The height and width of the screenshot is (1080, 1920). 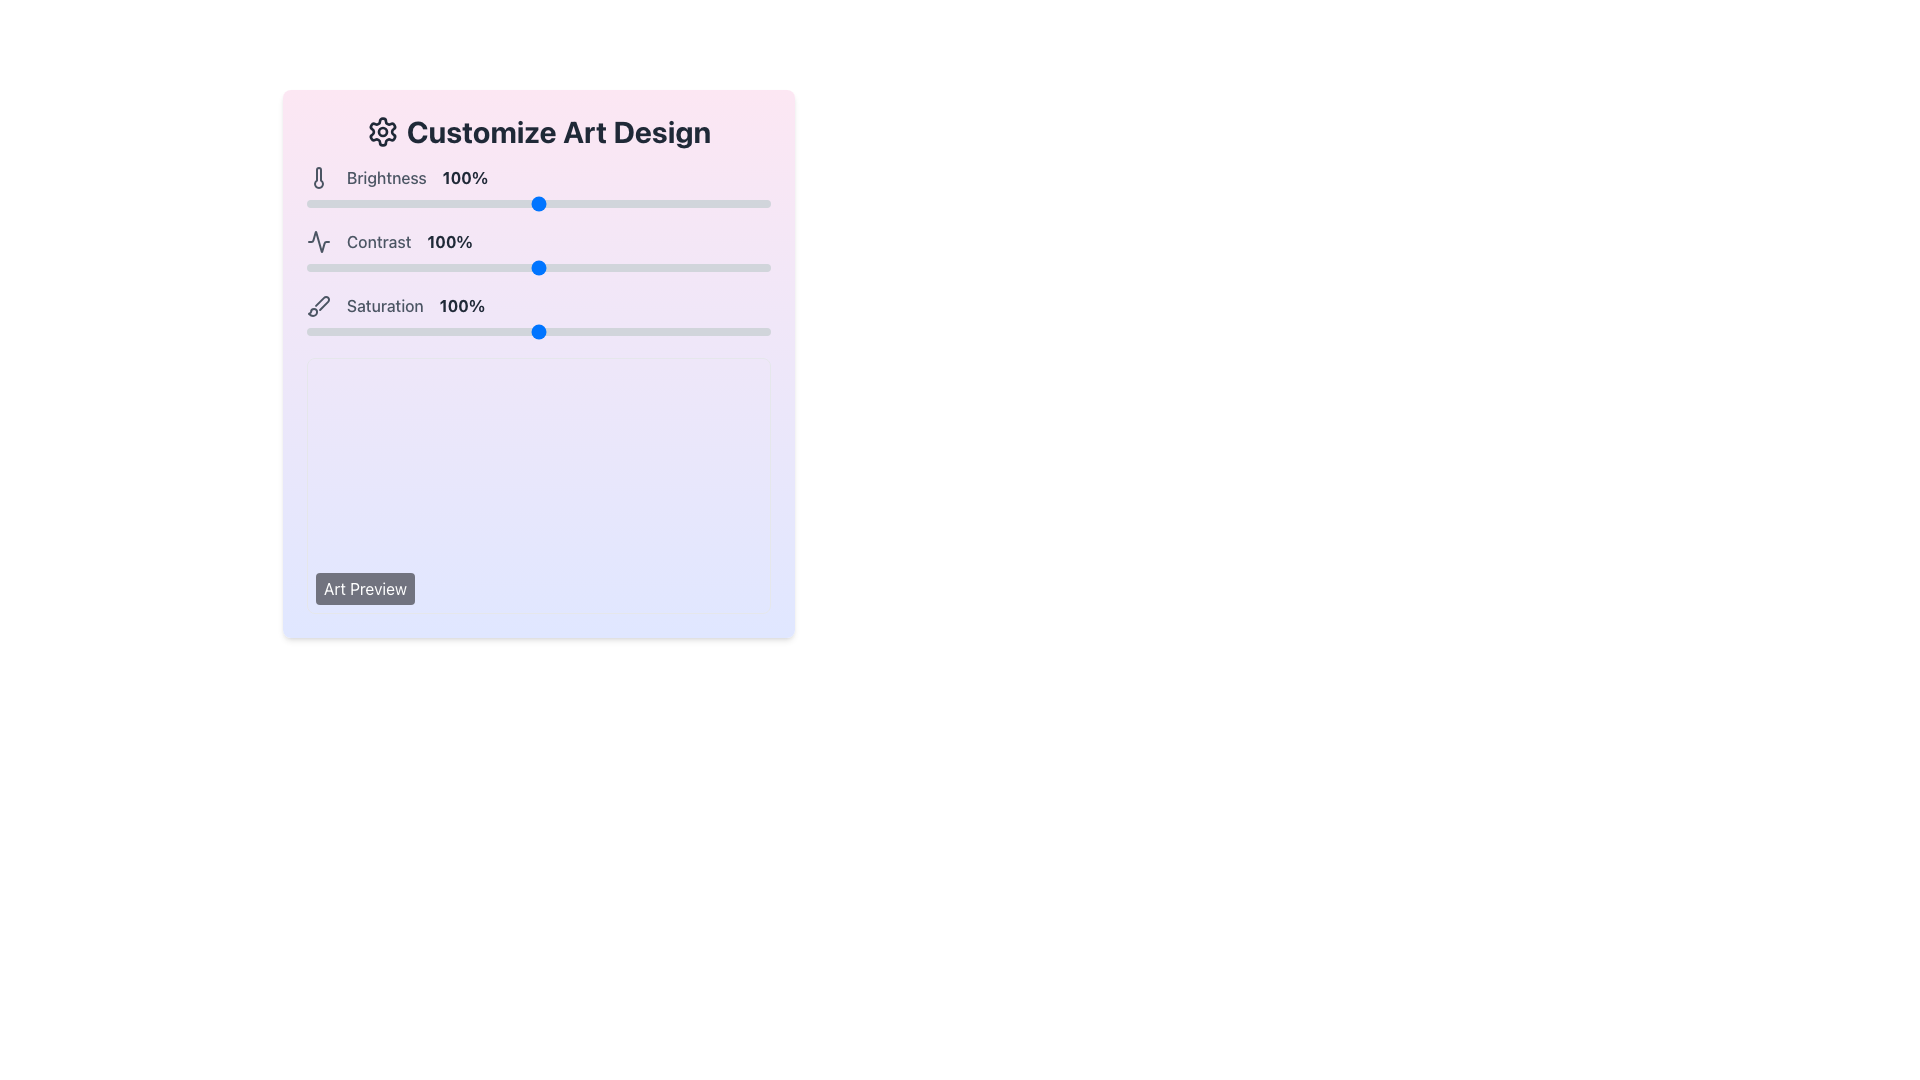 What do you see at coordinates (317, 241) in the screenshot?
I see `the contrast adjustment icon located in the settings panel, which is the second icon in a vertical stack of three icons, positioned between the brightness and saturation icons` at bounding box center [317, 241].